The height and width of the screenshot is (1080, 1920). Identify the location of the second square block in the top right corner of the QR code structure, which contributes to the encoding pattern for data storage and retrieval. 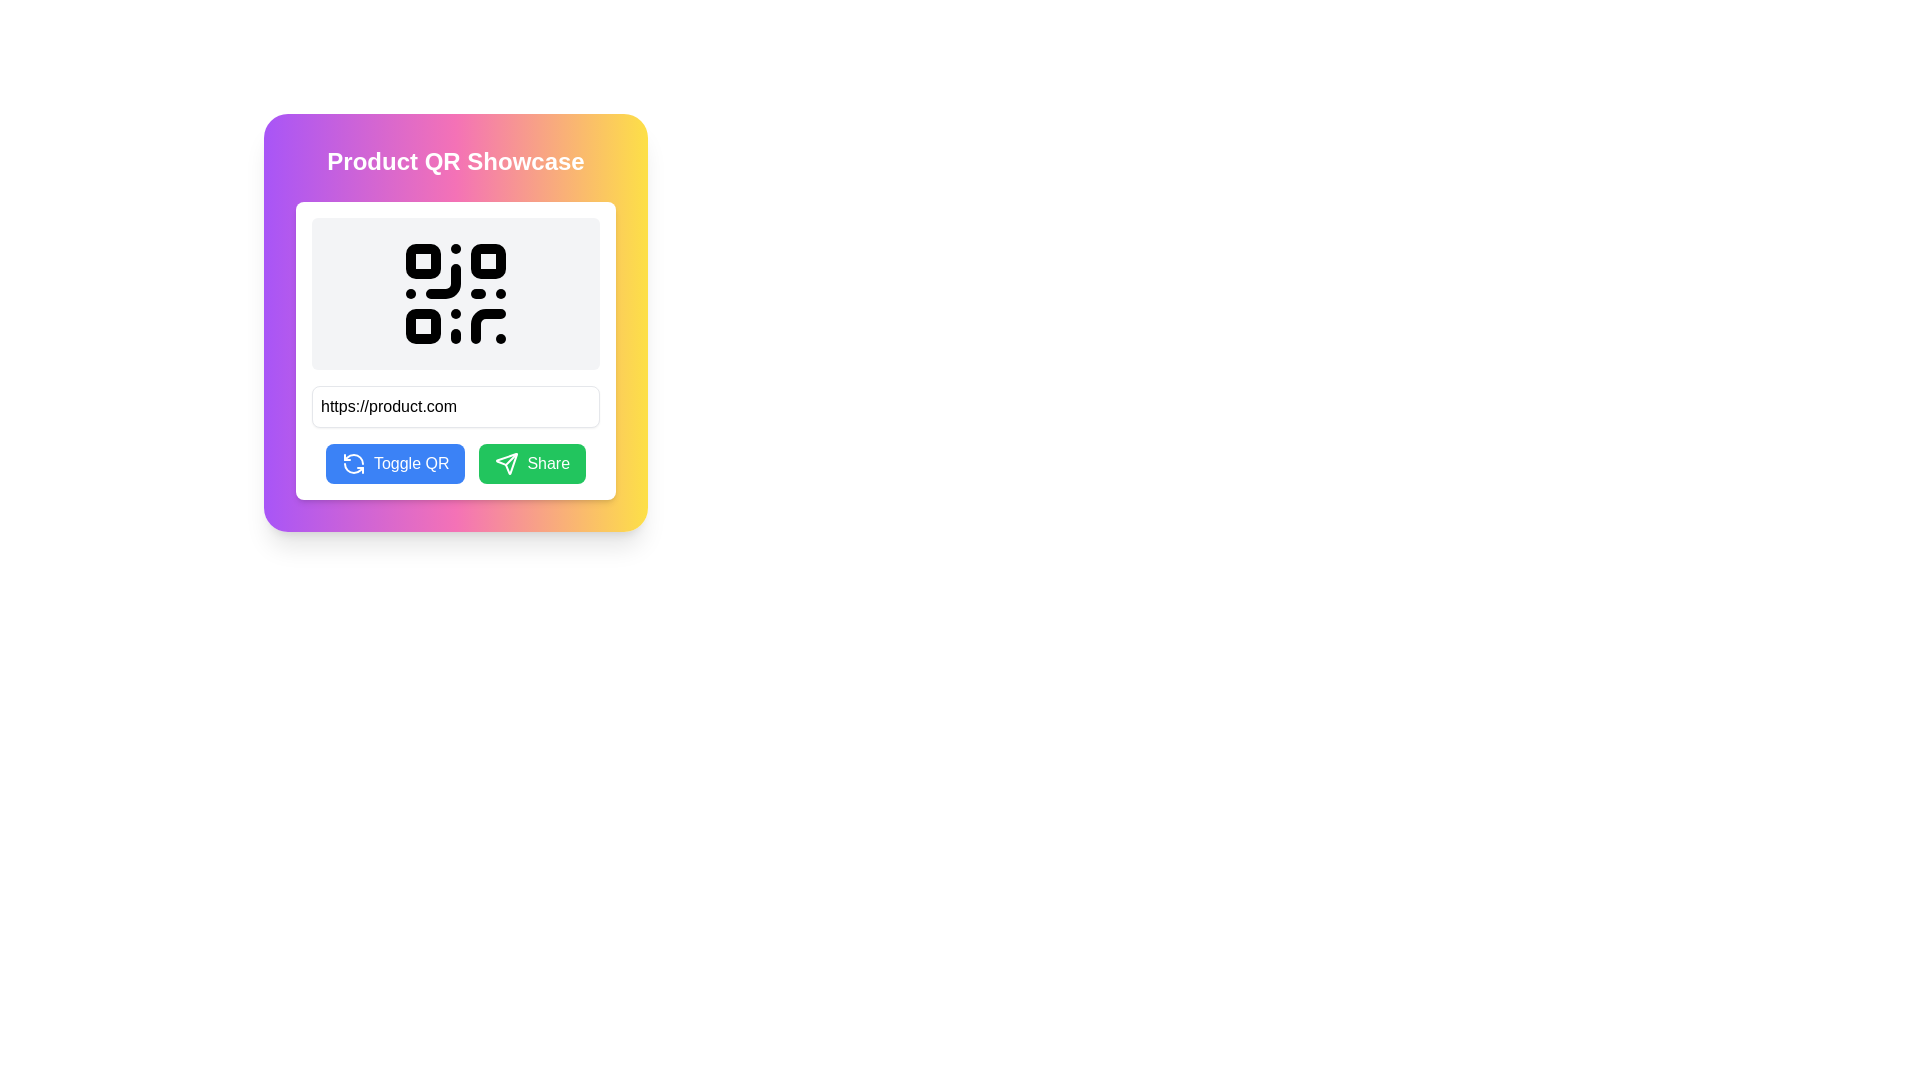
(488, 260).